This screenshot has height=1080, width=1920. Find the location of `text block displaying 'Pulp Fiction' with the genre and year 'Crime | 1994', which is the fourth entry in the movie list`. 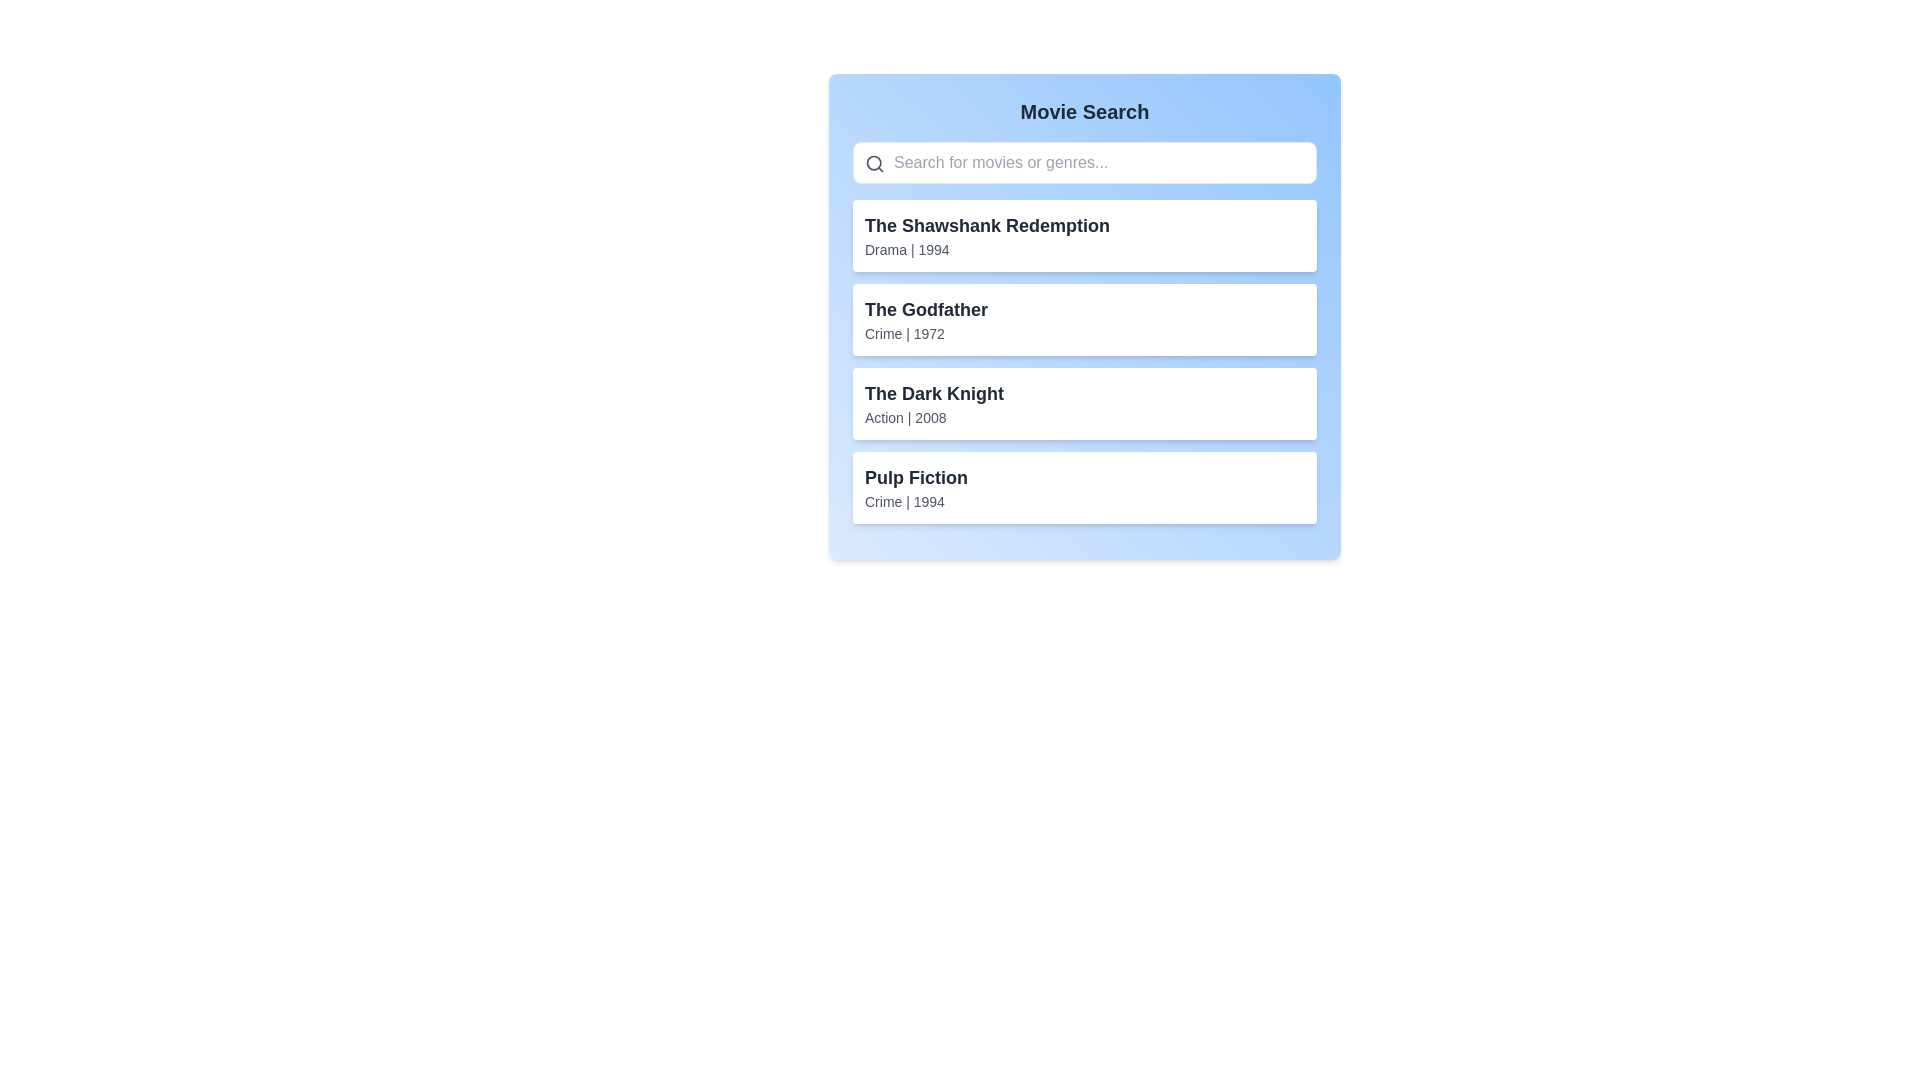

text block displaying 'Pulp Fiction' with the genre and year 'Crime | 1994', which is the fourth entry in the movie list is located at coordinates (915, 488).